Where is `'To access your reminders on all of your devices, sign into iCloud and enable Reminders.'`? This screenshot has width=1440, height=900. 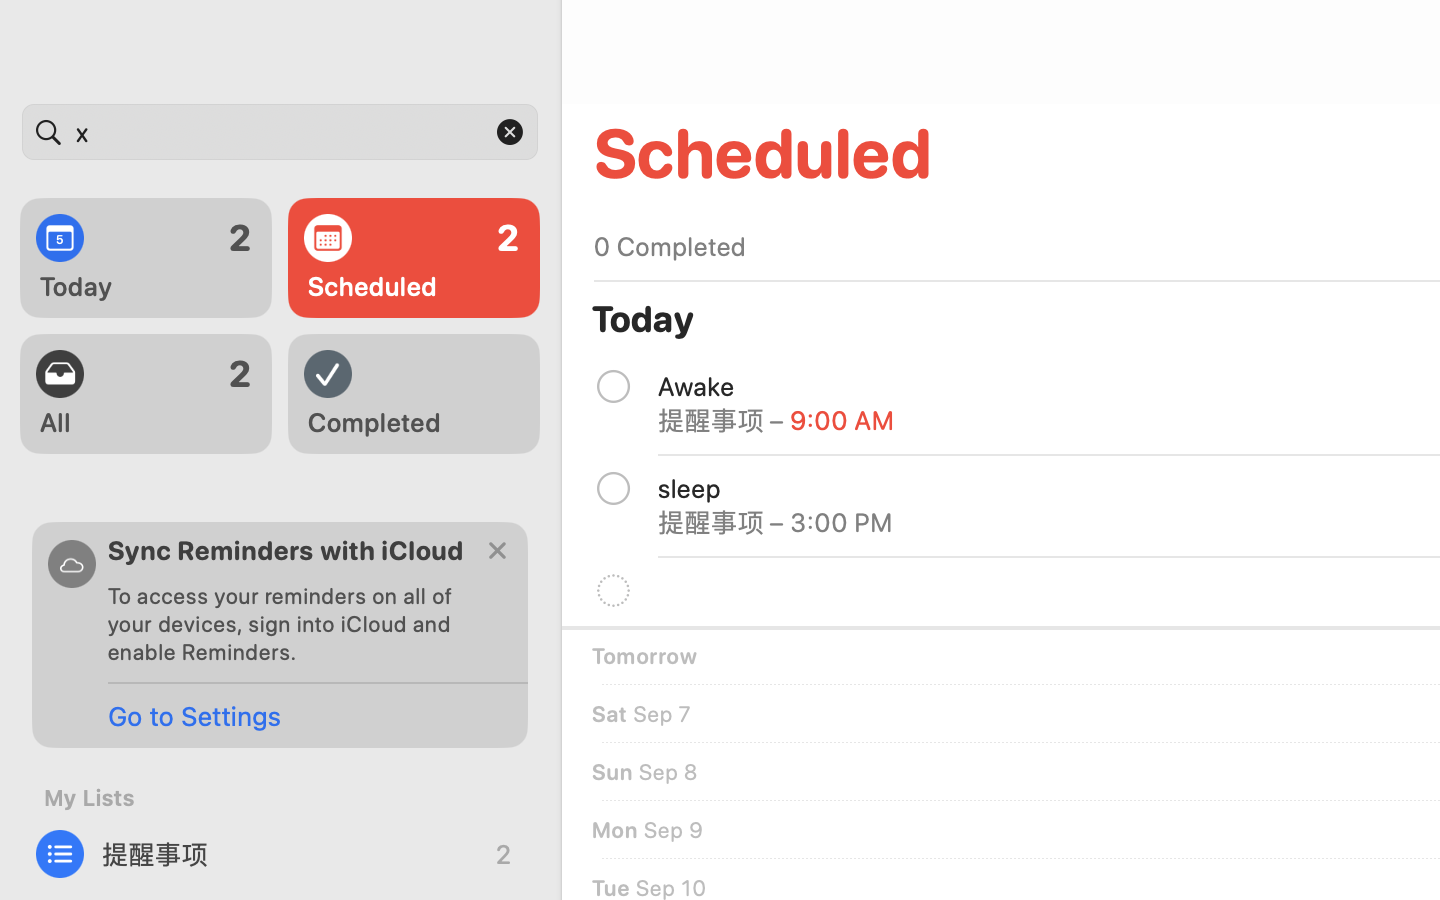
'To access your reminders on all of your devices, sign into iCloud and enable Reminders.' is located at coordinates (288, 623).